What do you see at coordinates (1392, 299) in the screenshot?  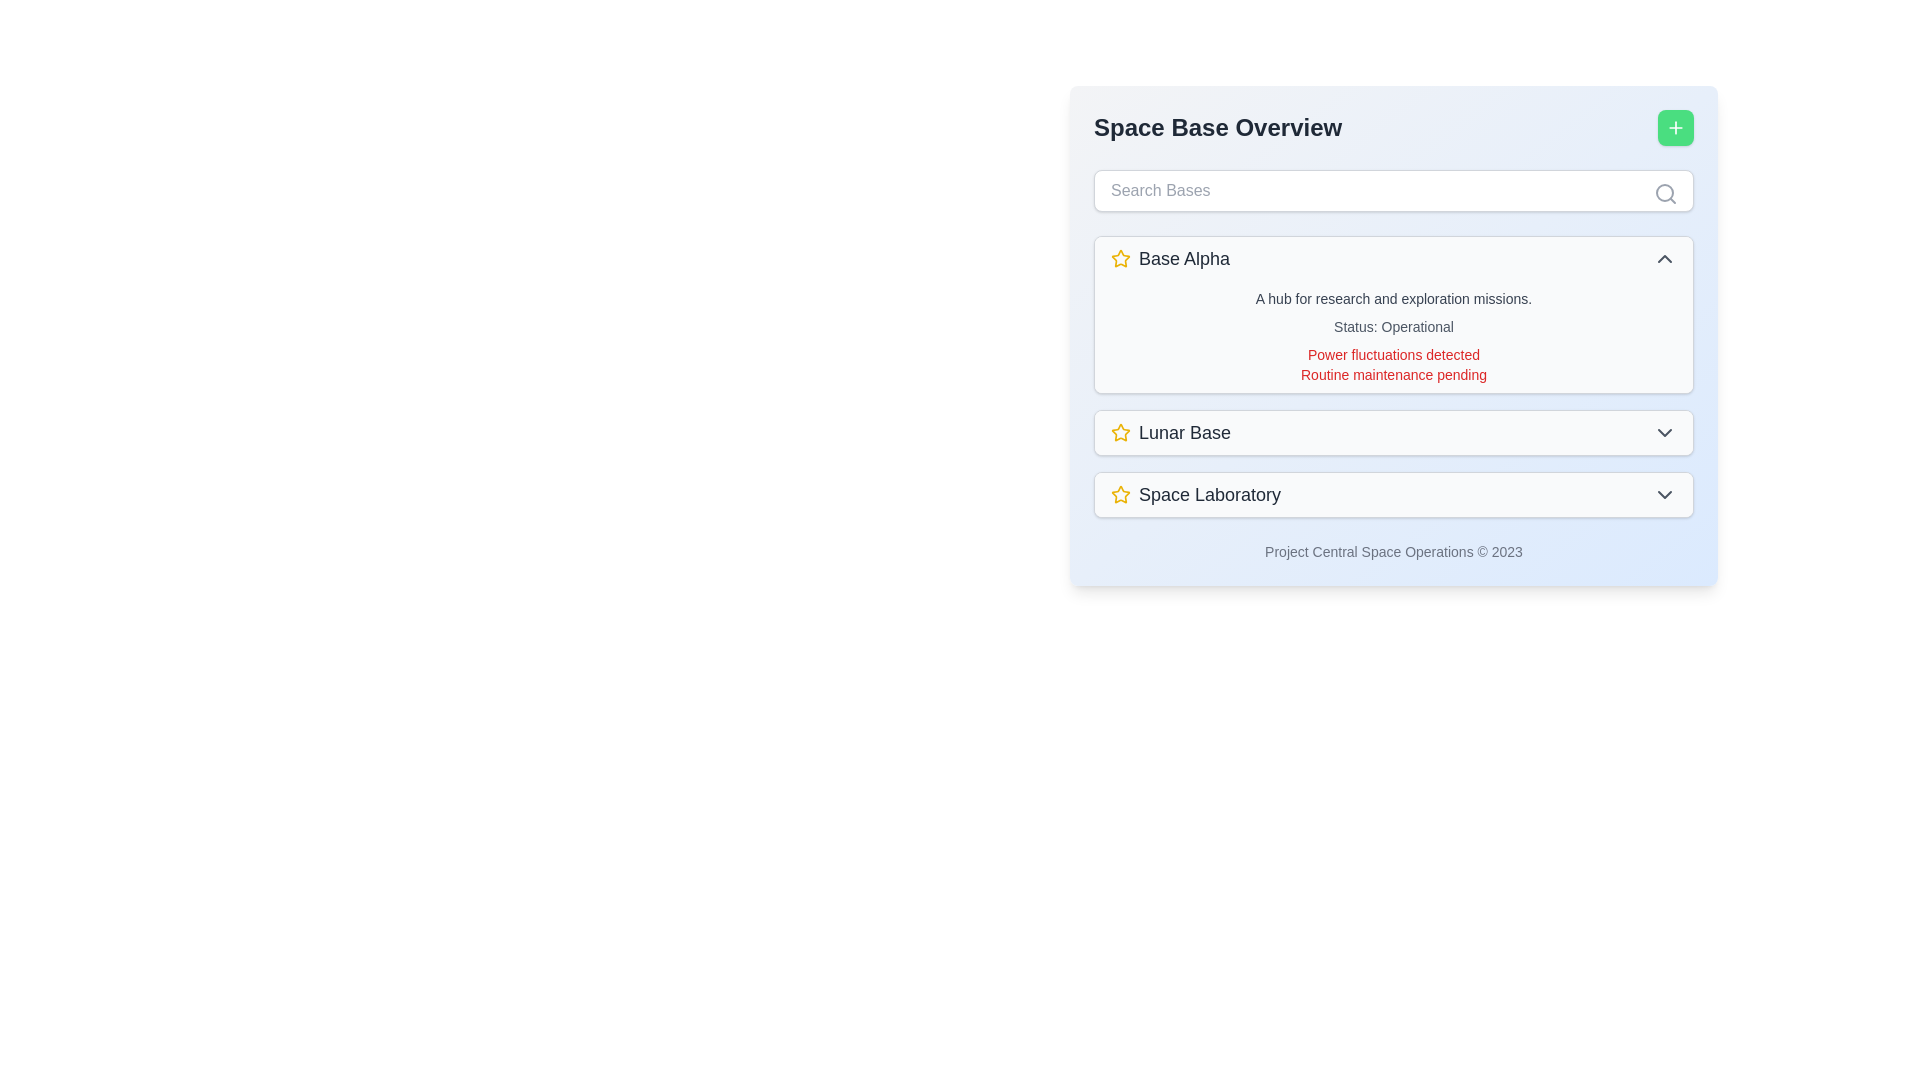 I see `the descriptive text label for the 'Base Alpha' section, which is positioned below the title 'Base Alpha' and above other status-related messages` at bounding box center [1392, 299].